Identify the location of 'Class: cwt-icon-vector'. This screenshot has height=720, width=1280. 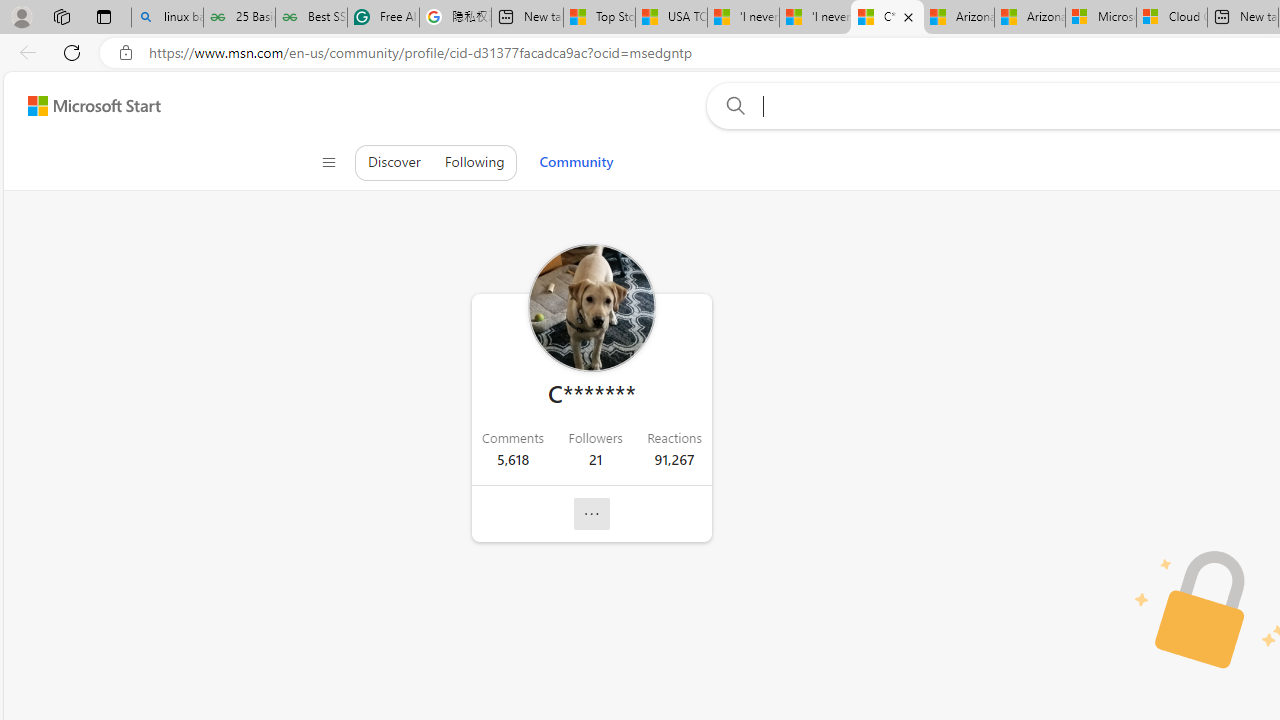
(591, 513).